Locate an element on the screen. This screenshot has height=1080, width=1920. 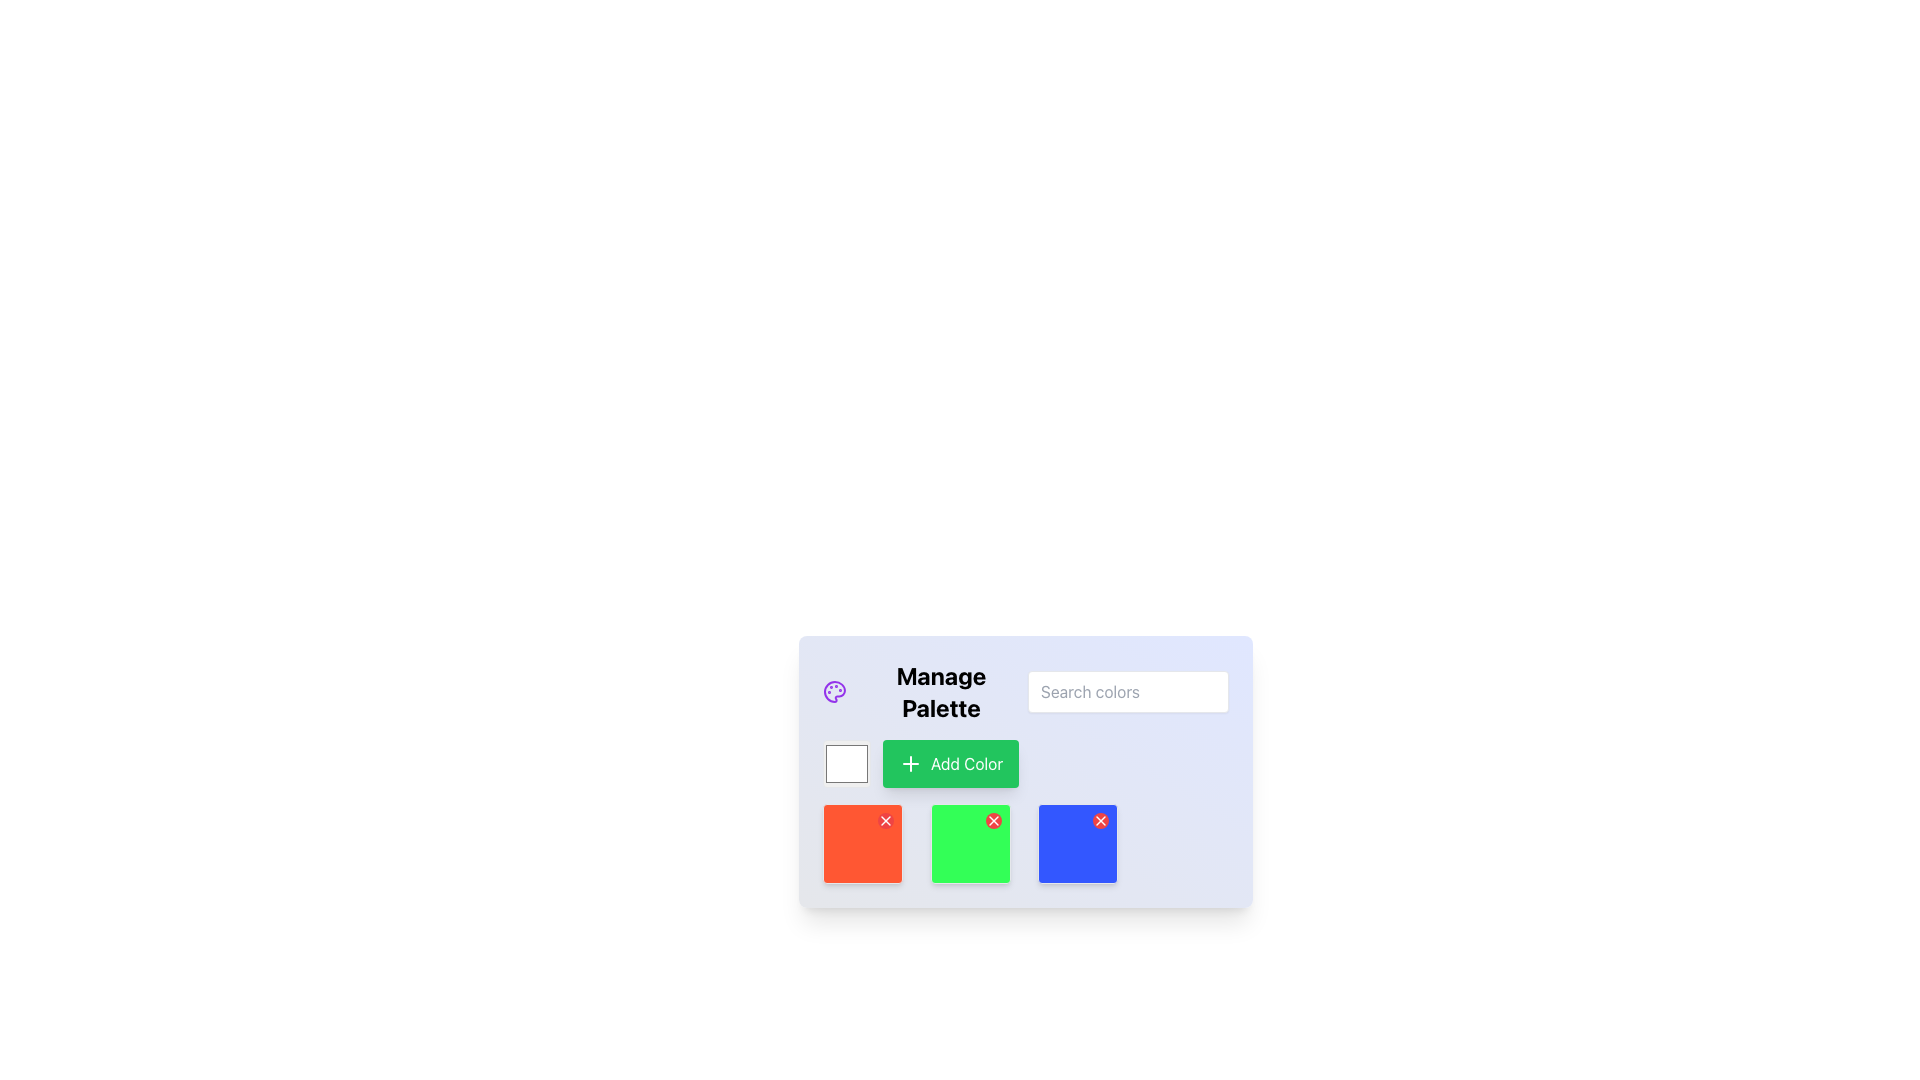
the color box in the grid layout at the bottom of the 'Manage Palette' interface for selection or editing is located at coordinates (1026, 844).